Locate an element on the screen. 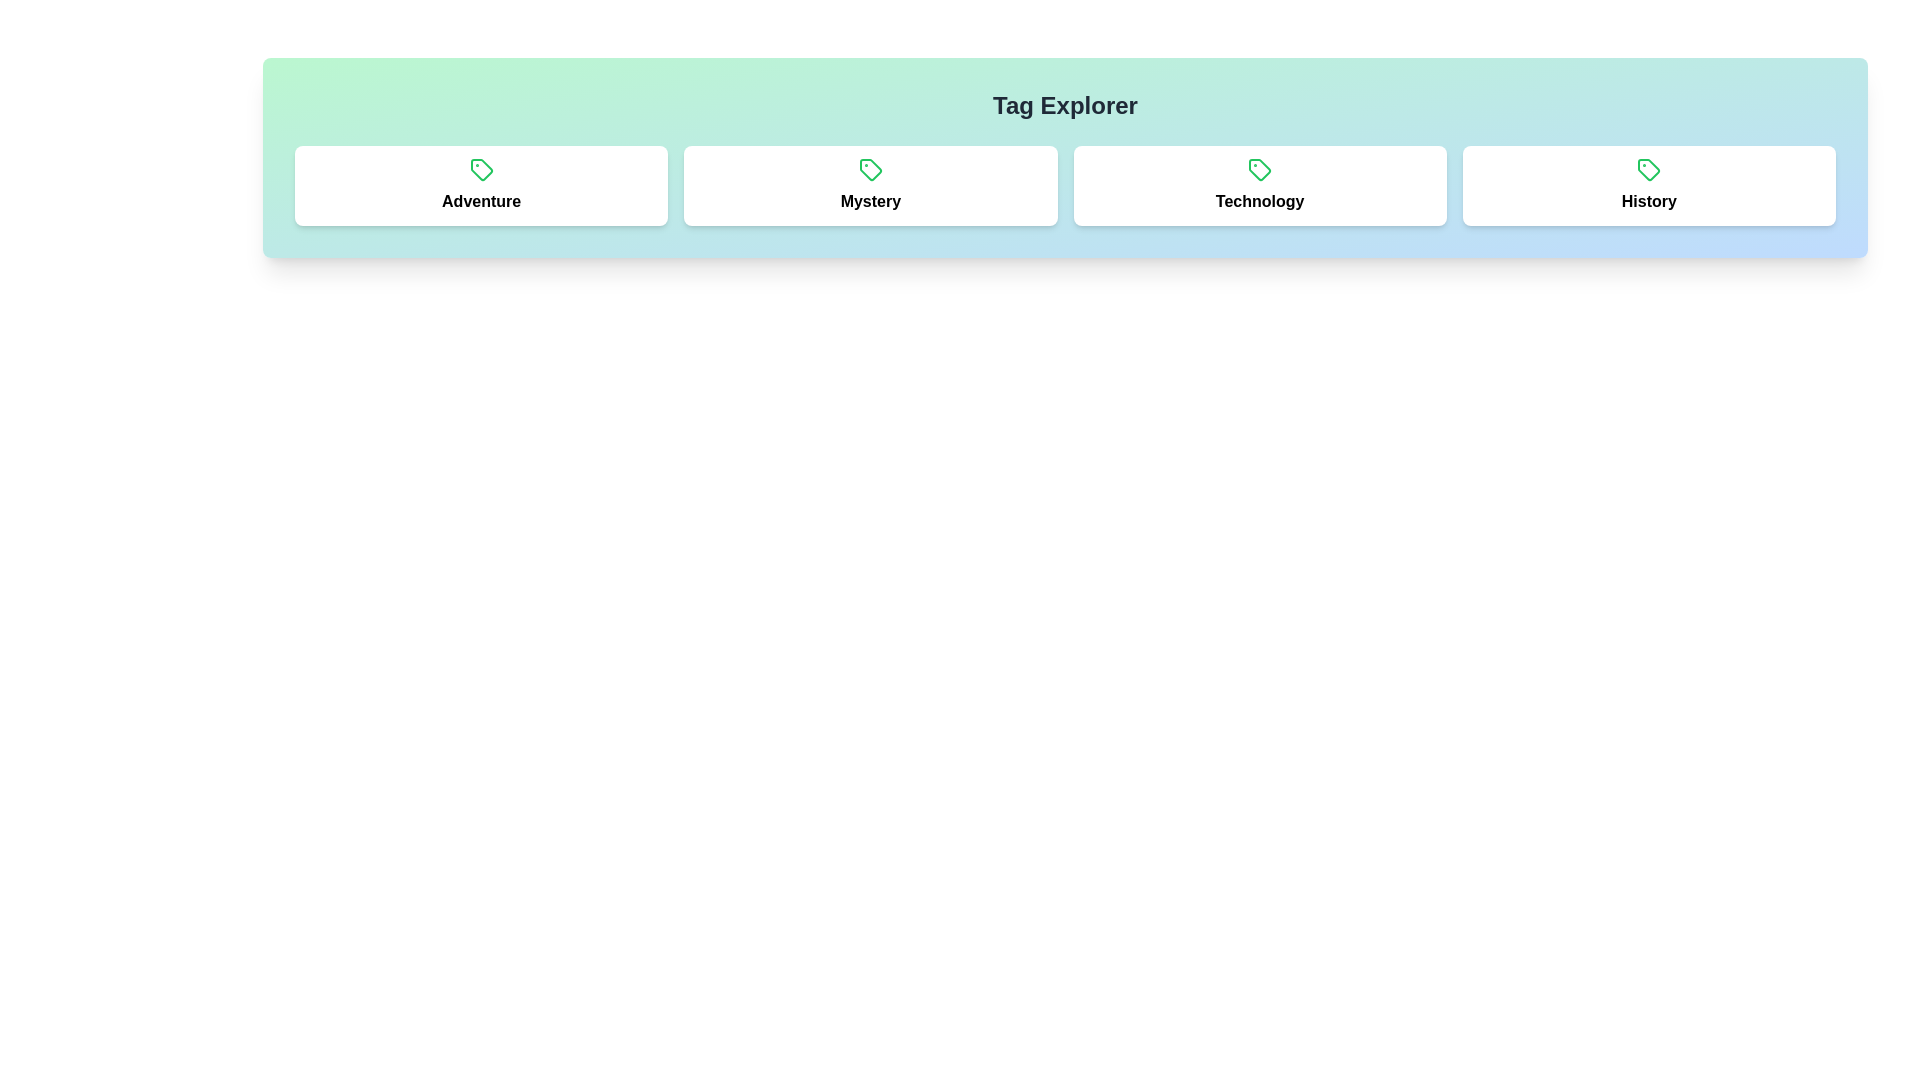  the 'Technology' button, which is a rectangular button with a white background, displaying the text 'Technology' in bold font and an icon resembling a green outlined tag, located in the third position of a horizontal button layout is located at coordinates (1259, 185).